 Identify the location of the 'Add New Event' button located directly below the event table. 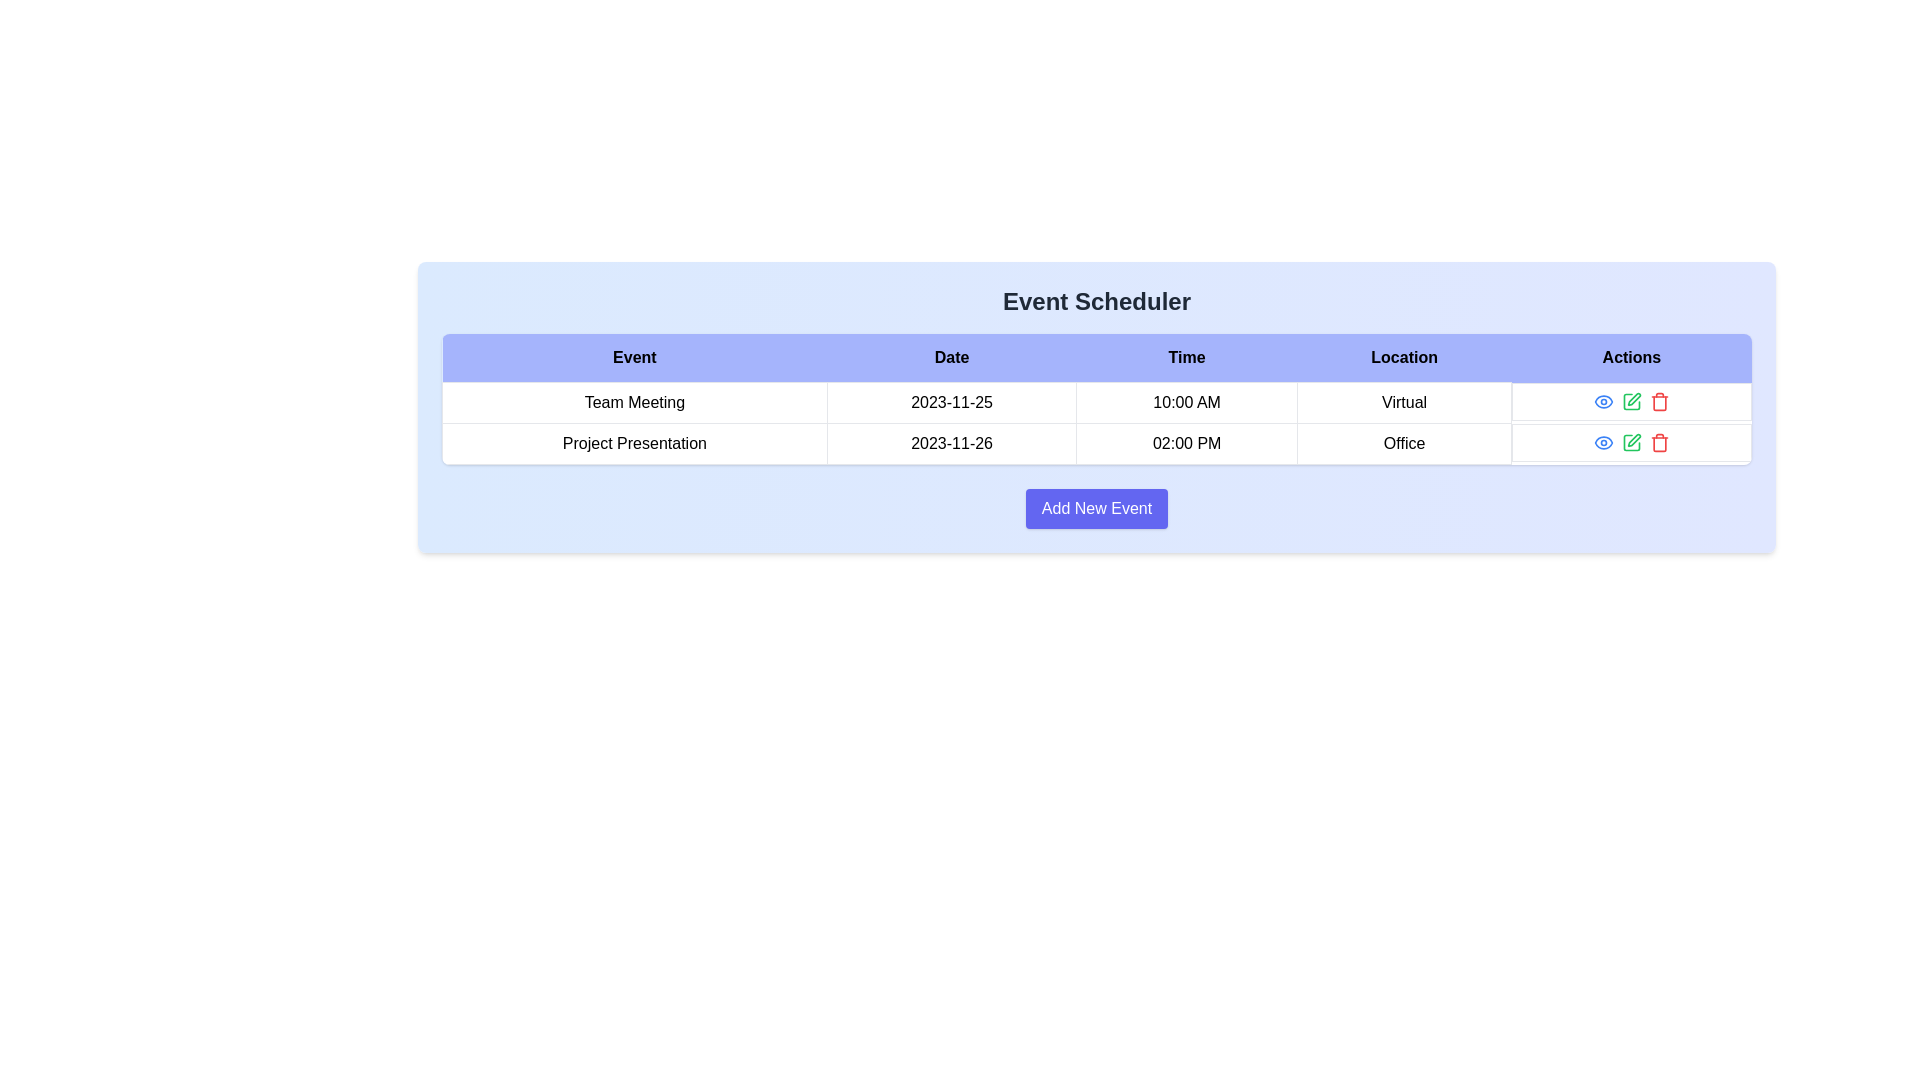
(1096, 508).